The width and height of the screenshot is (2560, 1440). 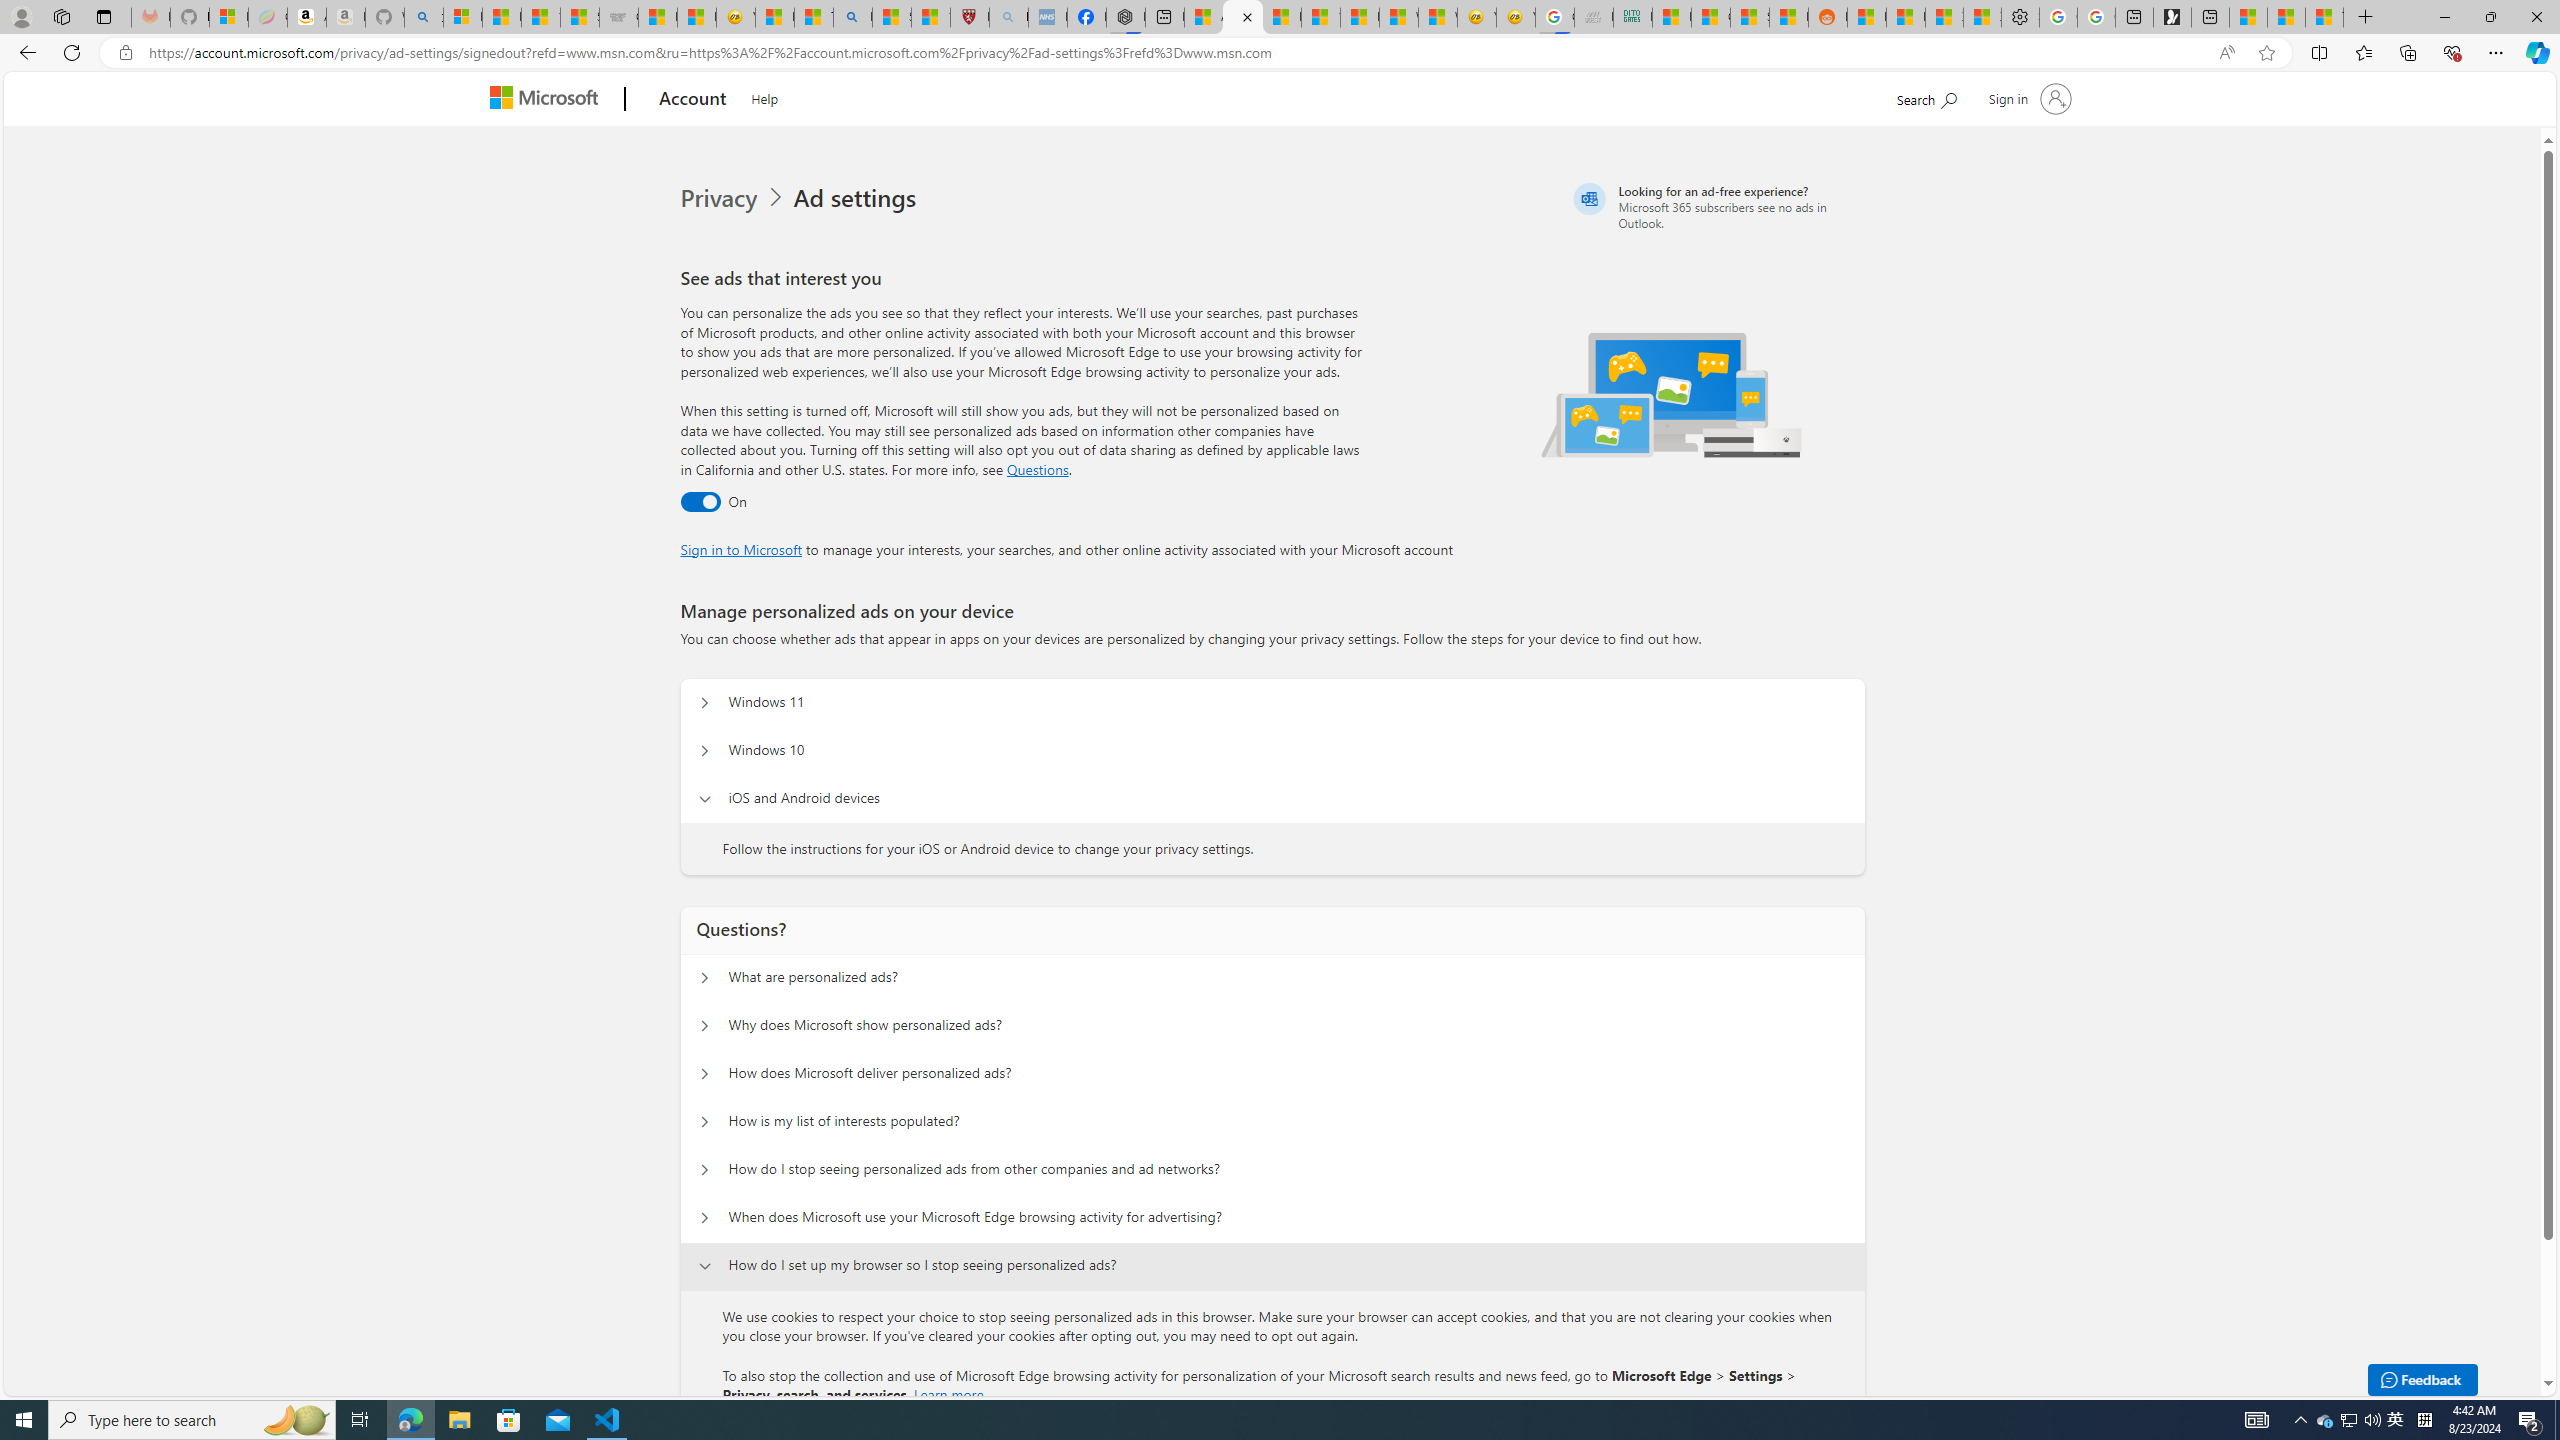 What do you see at coordinates (763, 95) in the screenshot?
I see `'Help'` at bounding box center [763, 95].